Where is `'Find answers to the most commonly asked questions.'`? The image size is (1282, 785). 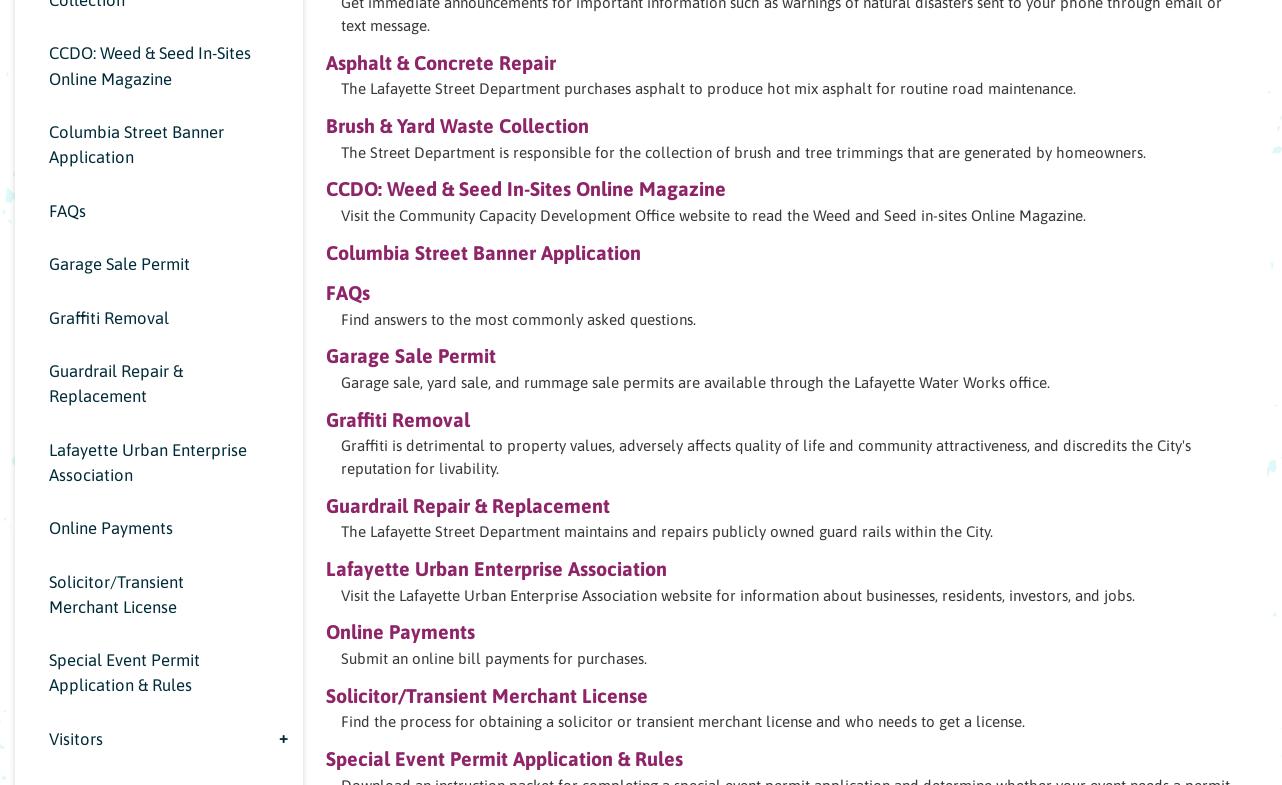 'Find answers to the most commonly asked questions.' is located at coordinates (518, 317).